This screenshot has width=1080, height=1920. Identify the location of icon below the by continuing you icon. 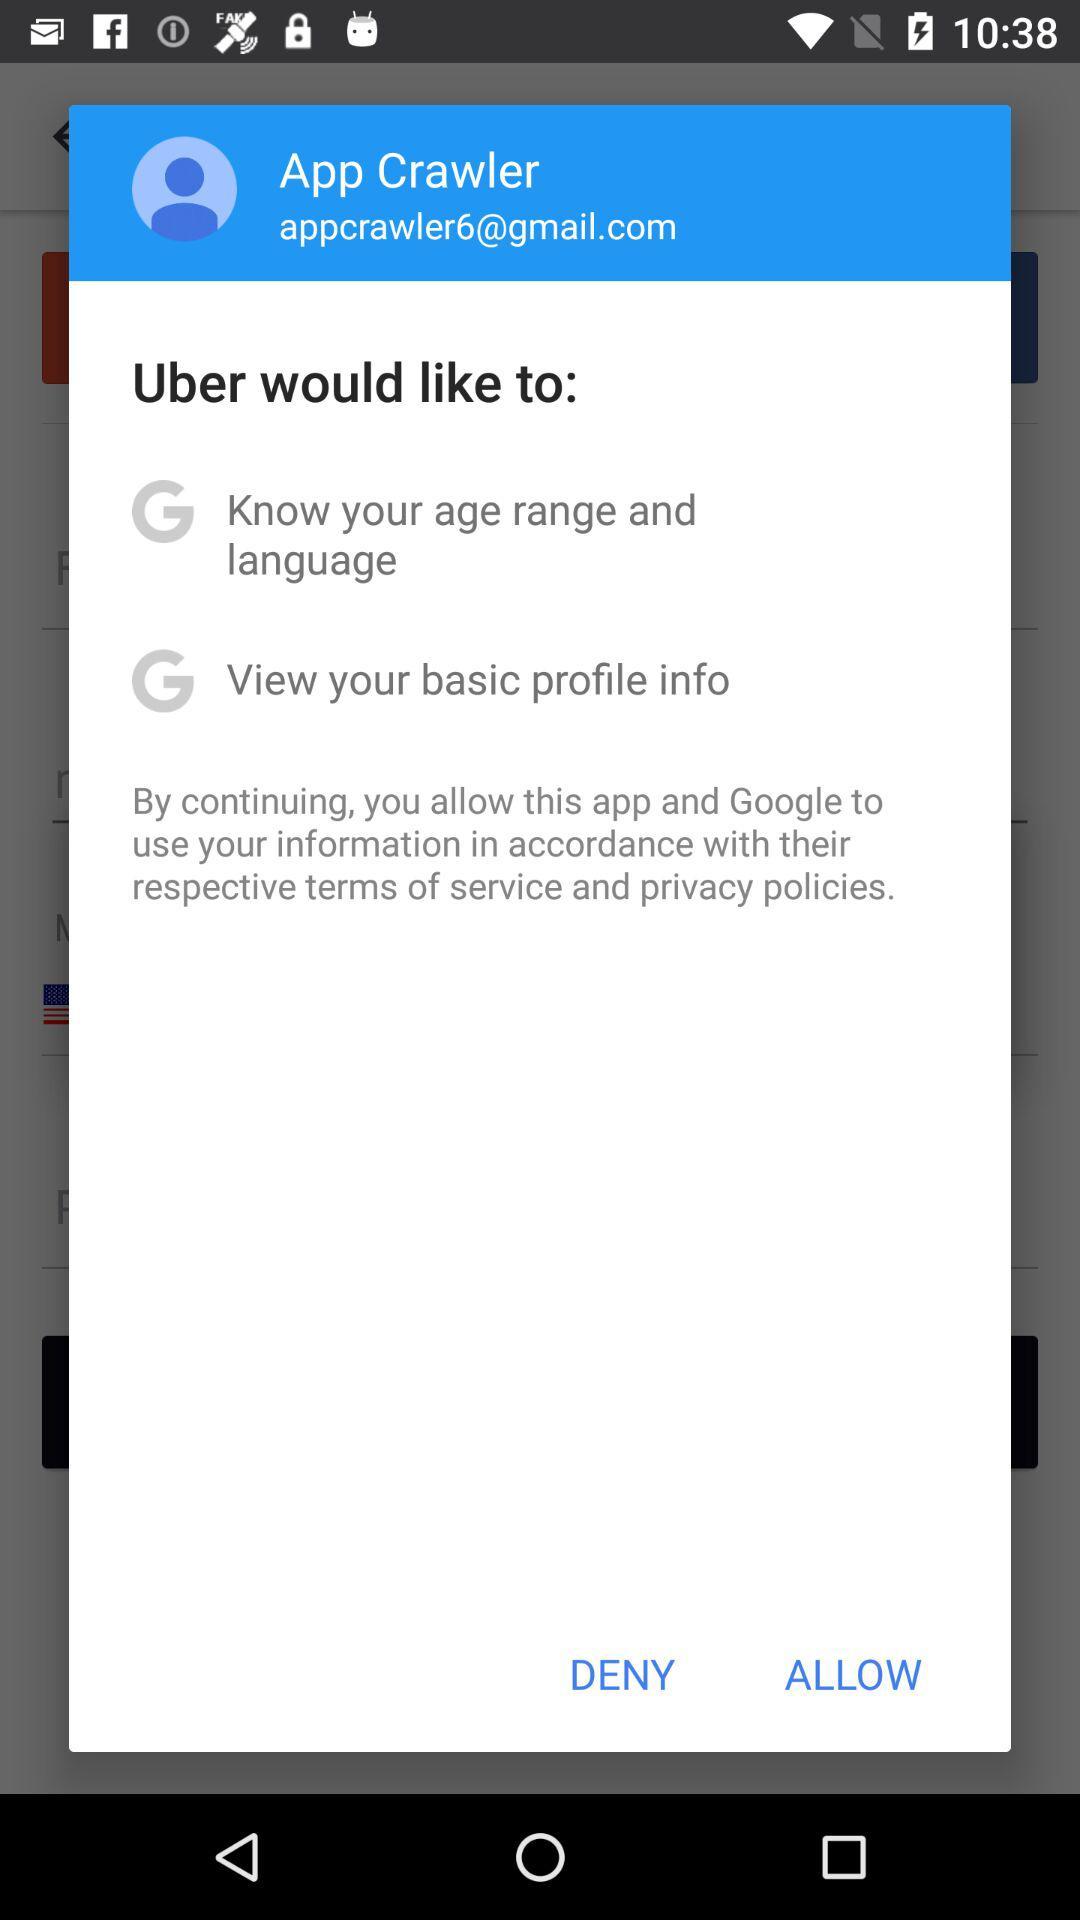
(621, 1673).